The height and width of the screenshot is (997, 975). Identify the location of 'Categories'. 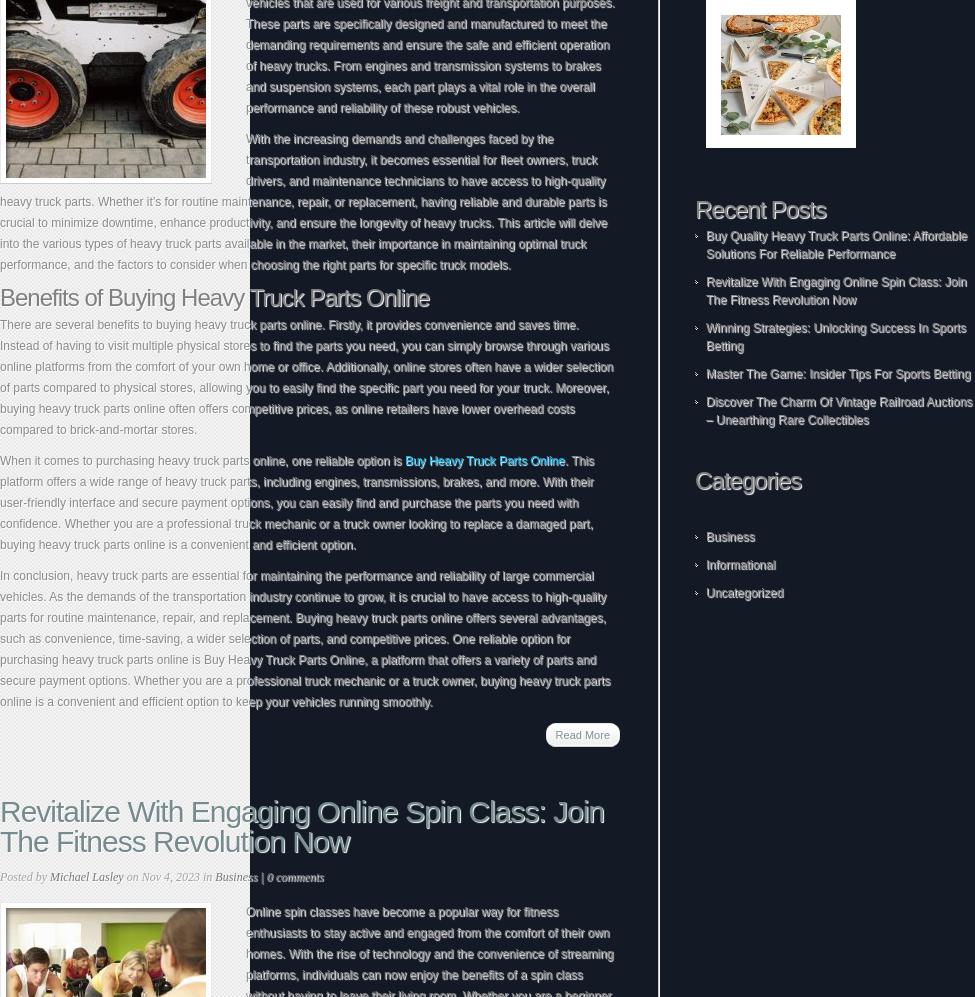
(693, 479).